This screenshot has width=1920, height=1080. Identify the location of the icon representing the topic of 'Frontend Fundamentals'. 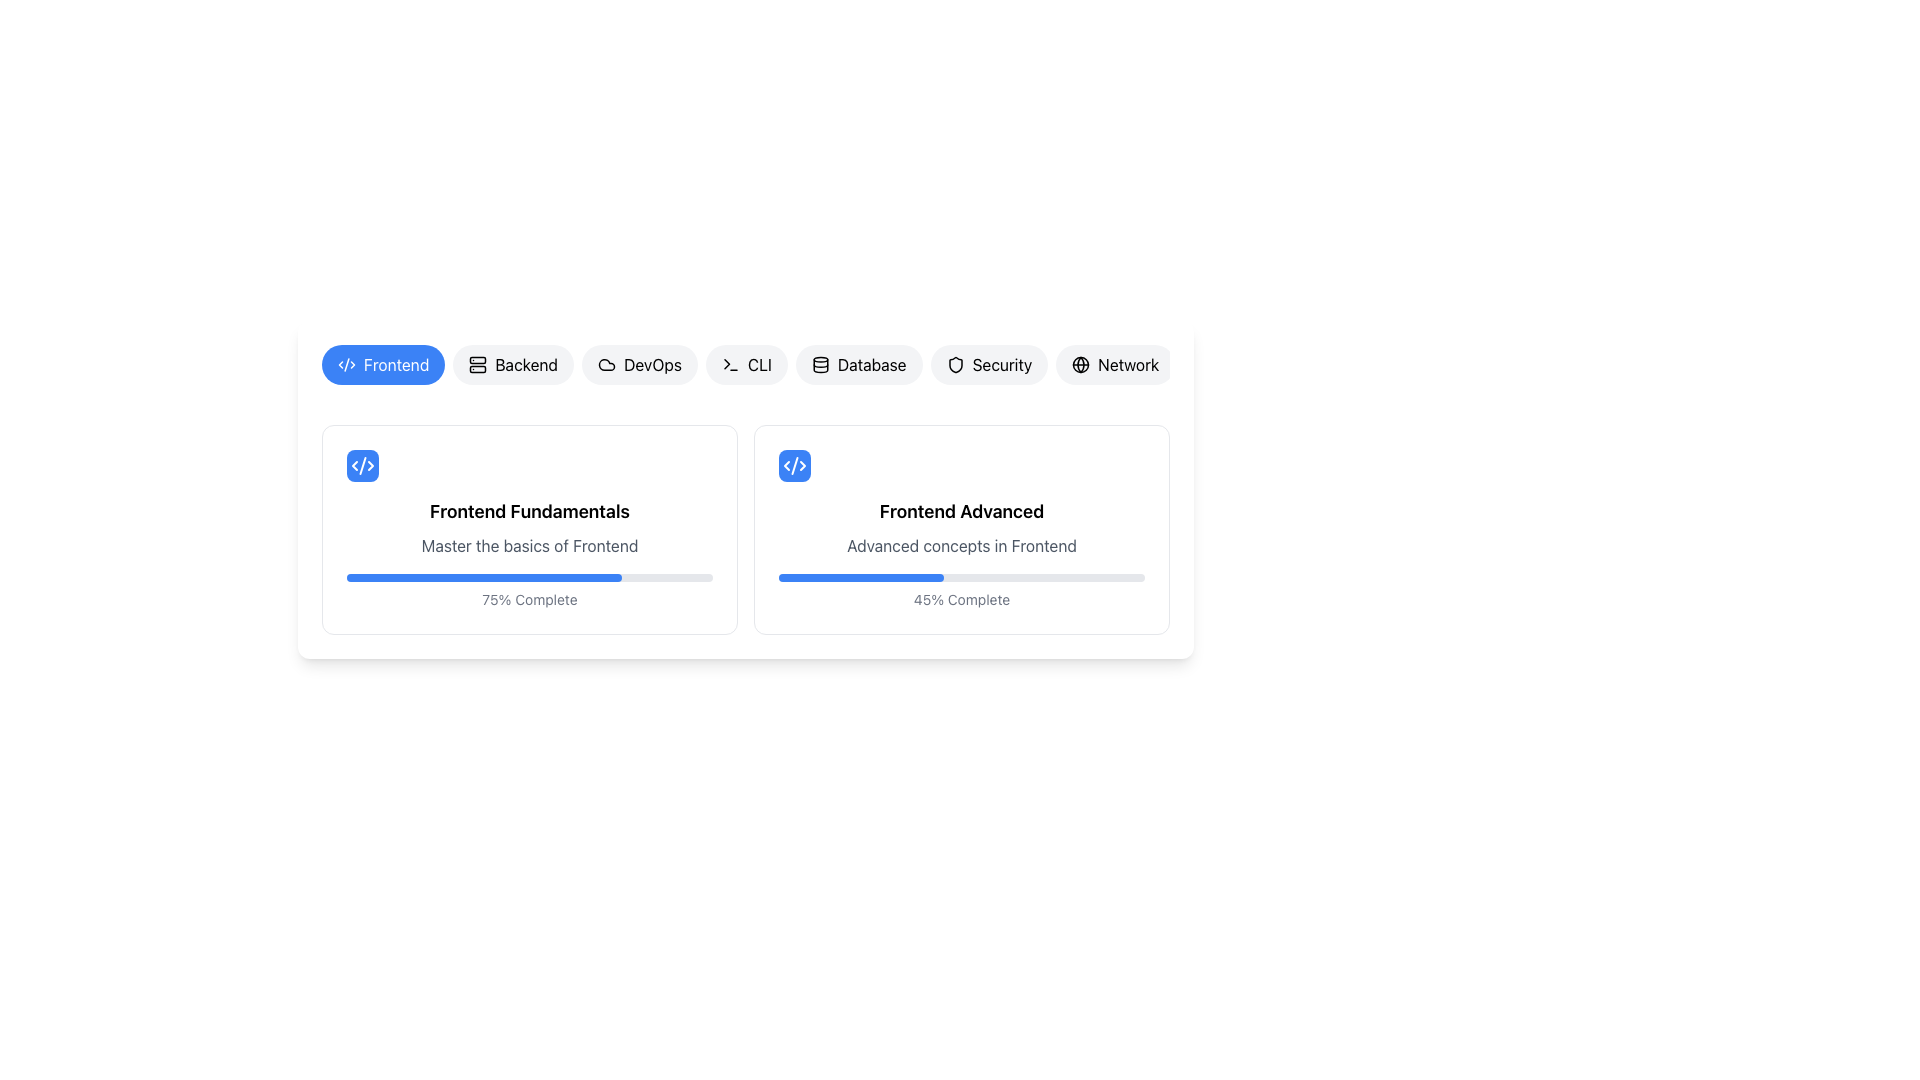
(363, 466).